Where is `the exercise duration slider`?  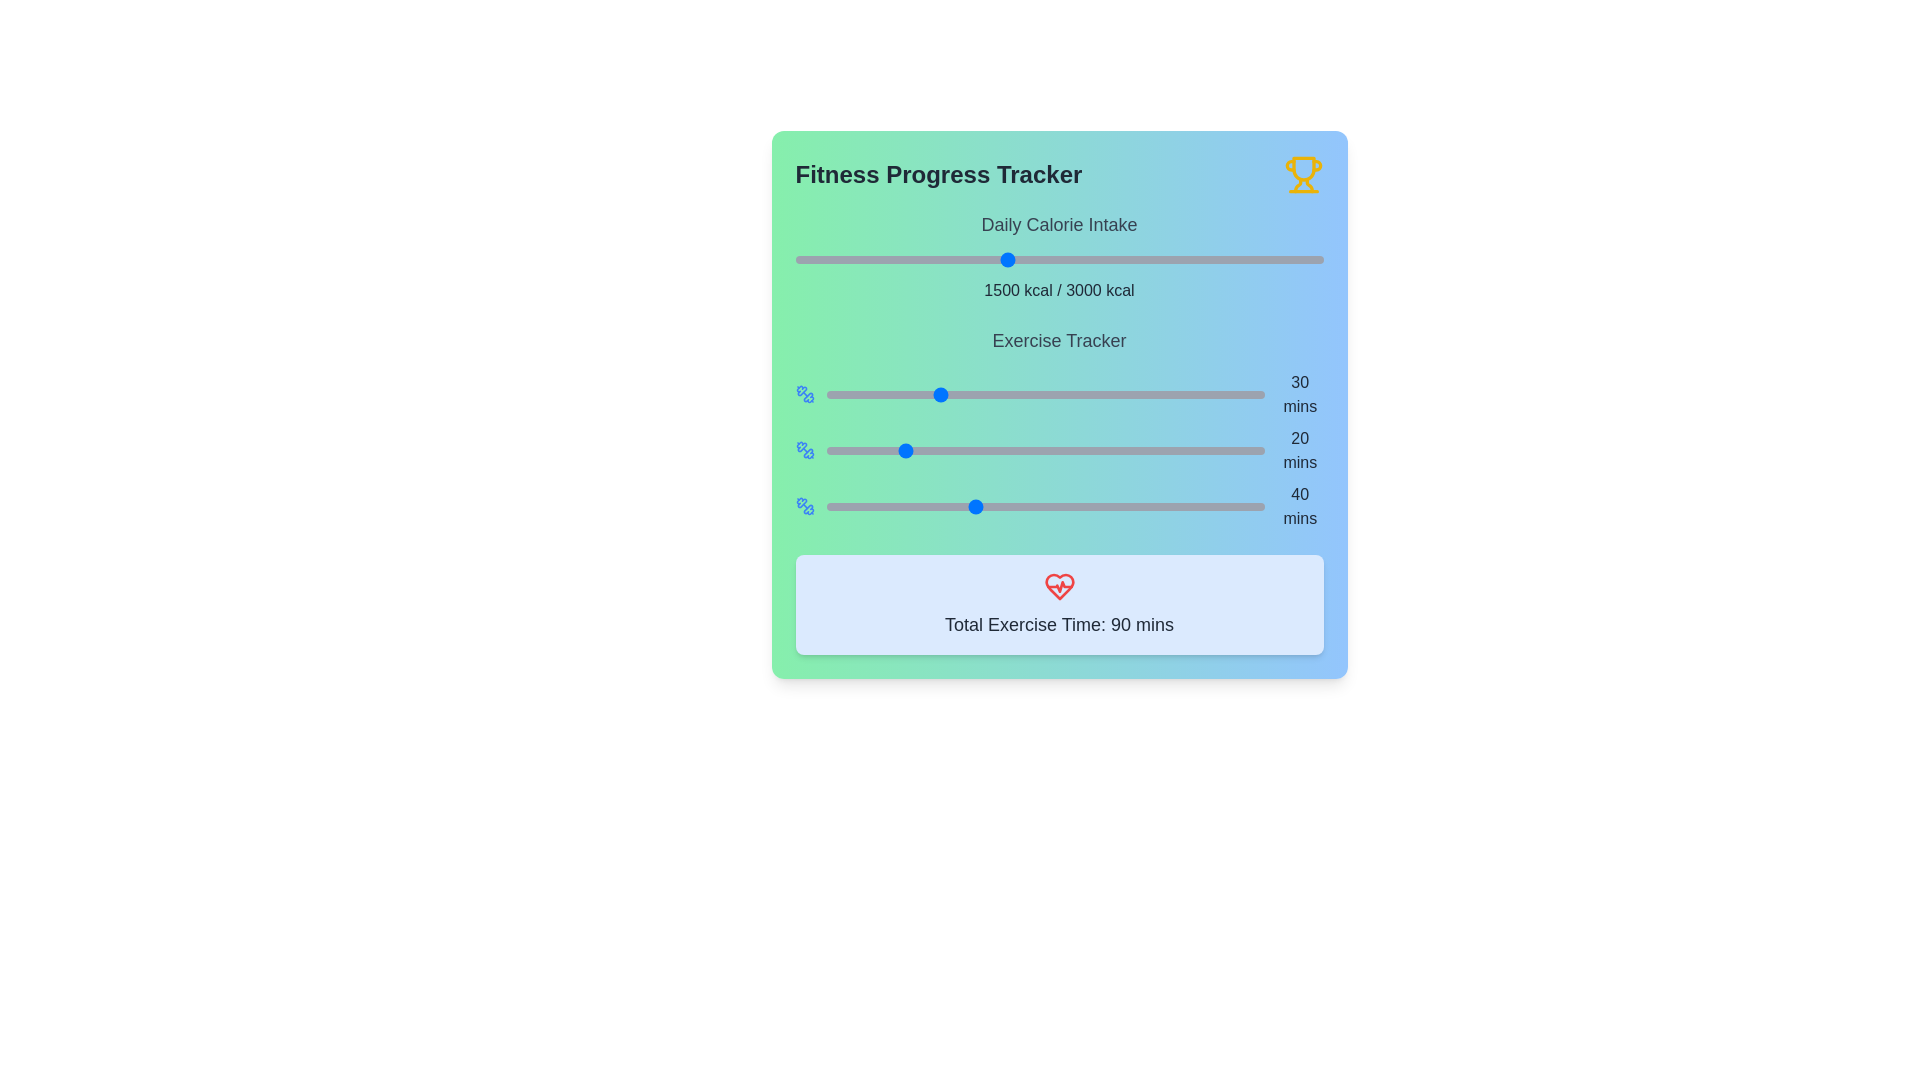
the exercise duration slider is located at coordinates (998, 451).